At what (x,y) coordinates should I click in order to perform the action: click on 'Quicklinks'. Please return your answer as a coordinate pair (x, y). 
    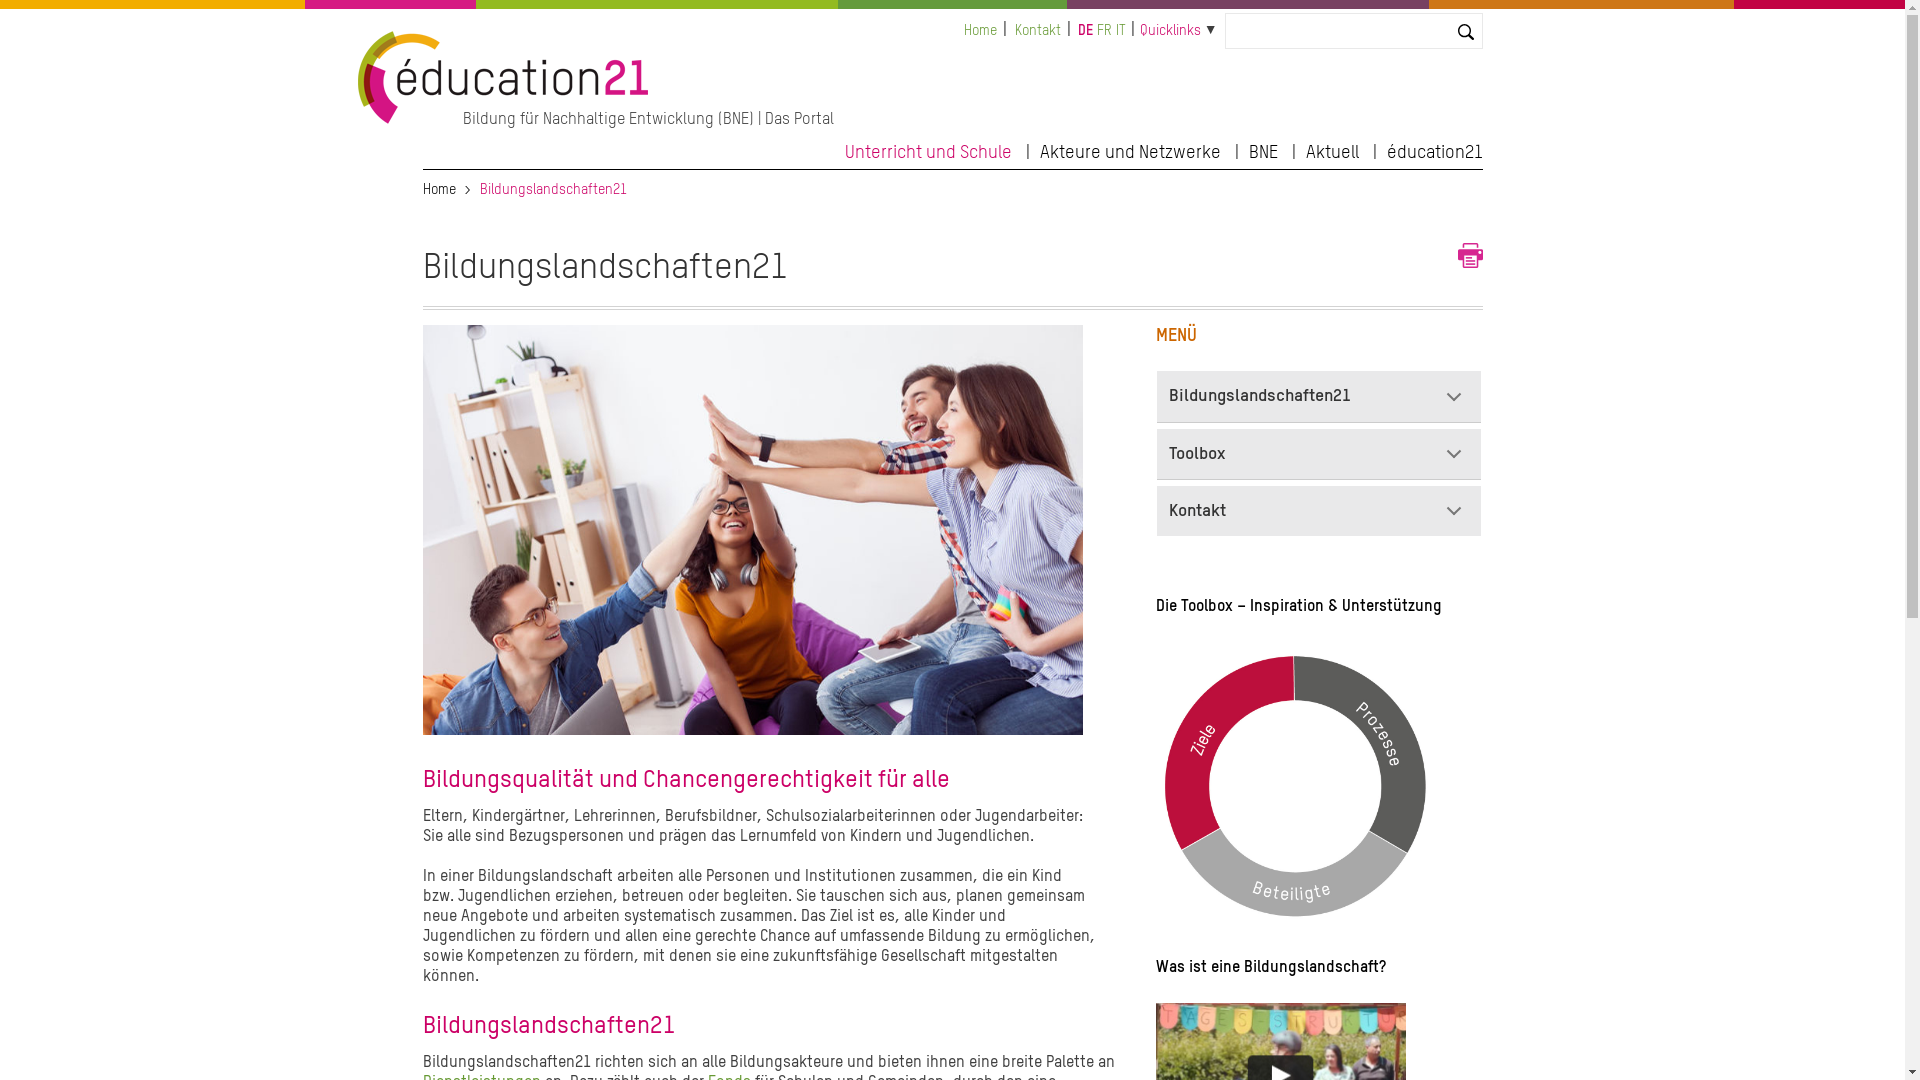
    Looking at the image, I should click on (1140, 30).